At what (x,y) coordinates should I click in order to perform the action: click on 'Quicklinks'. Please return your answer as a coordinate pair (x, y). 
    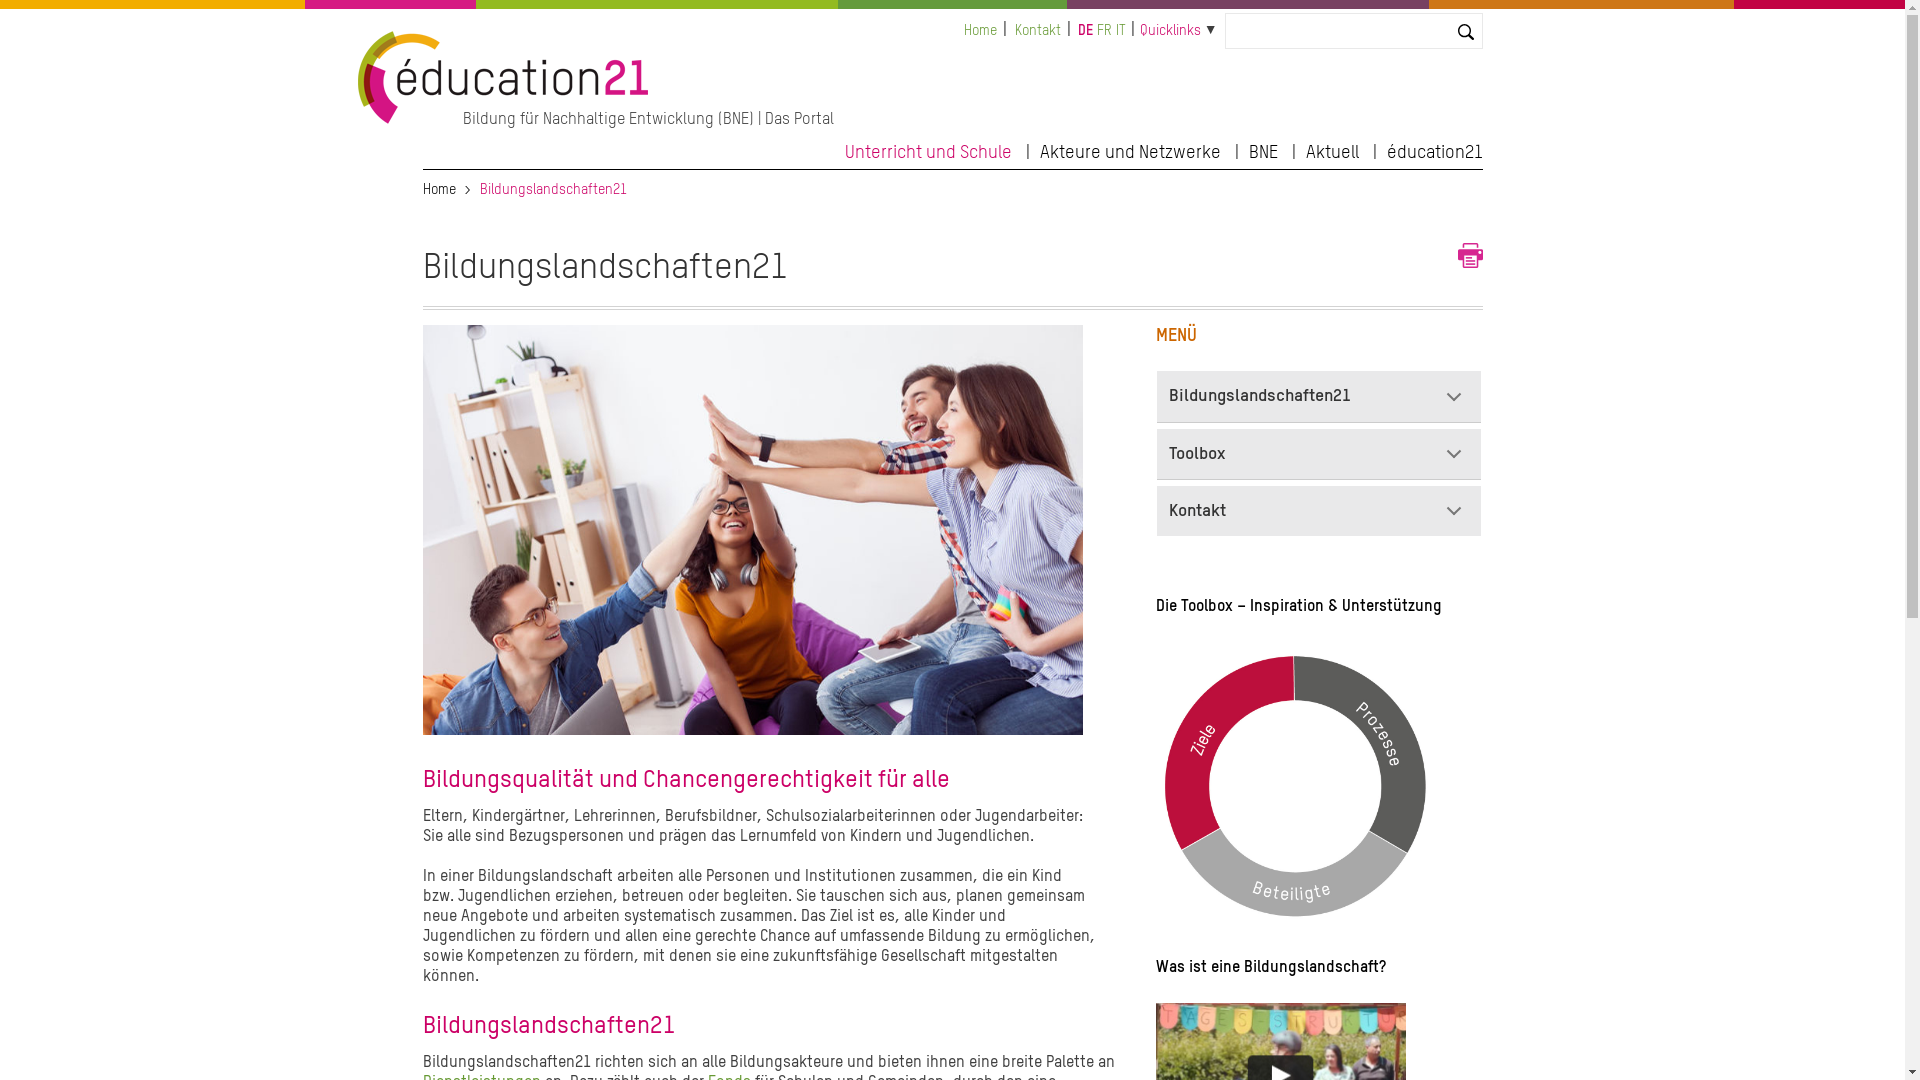
    Looking at the image, I should click on (1140, 30).